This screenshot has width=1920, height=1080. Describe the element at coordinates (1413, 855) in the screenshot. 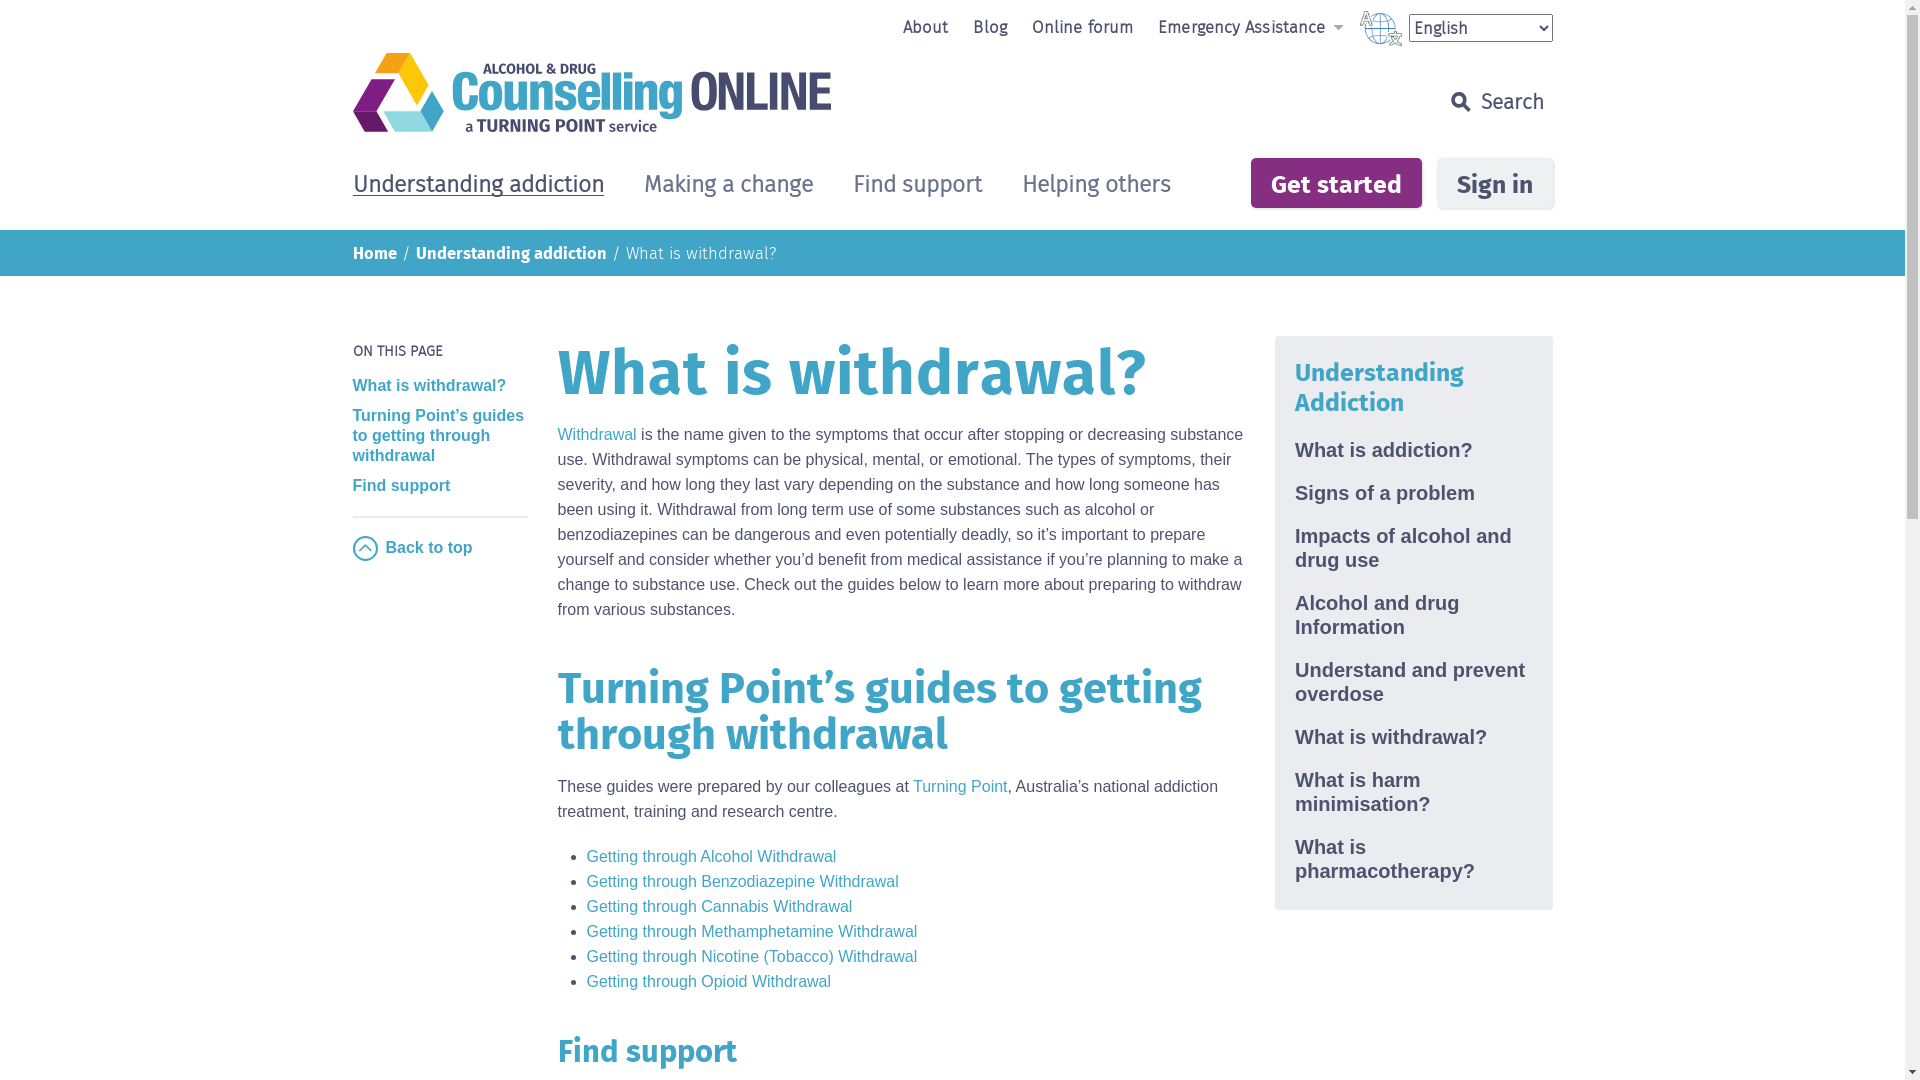

I see `'What is pharmacotherapy?'` at that location.